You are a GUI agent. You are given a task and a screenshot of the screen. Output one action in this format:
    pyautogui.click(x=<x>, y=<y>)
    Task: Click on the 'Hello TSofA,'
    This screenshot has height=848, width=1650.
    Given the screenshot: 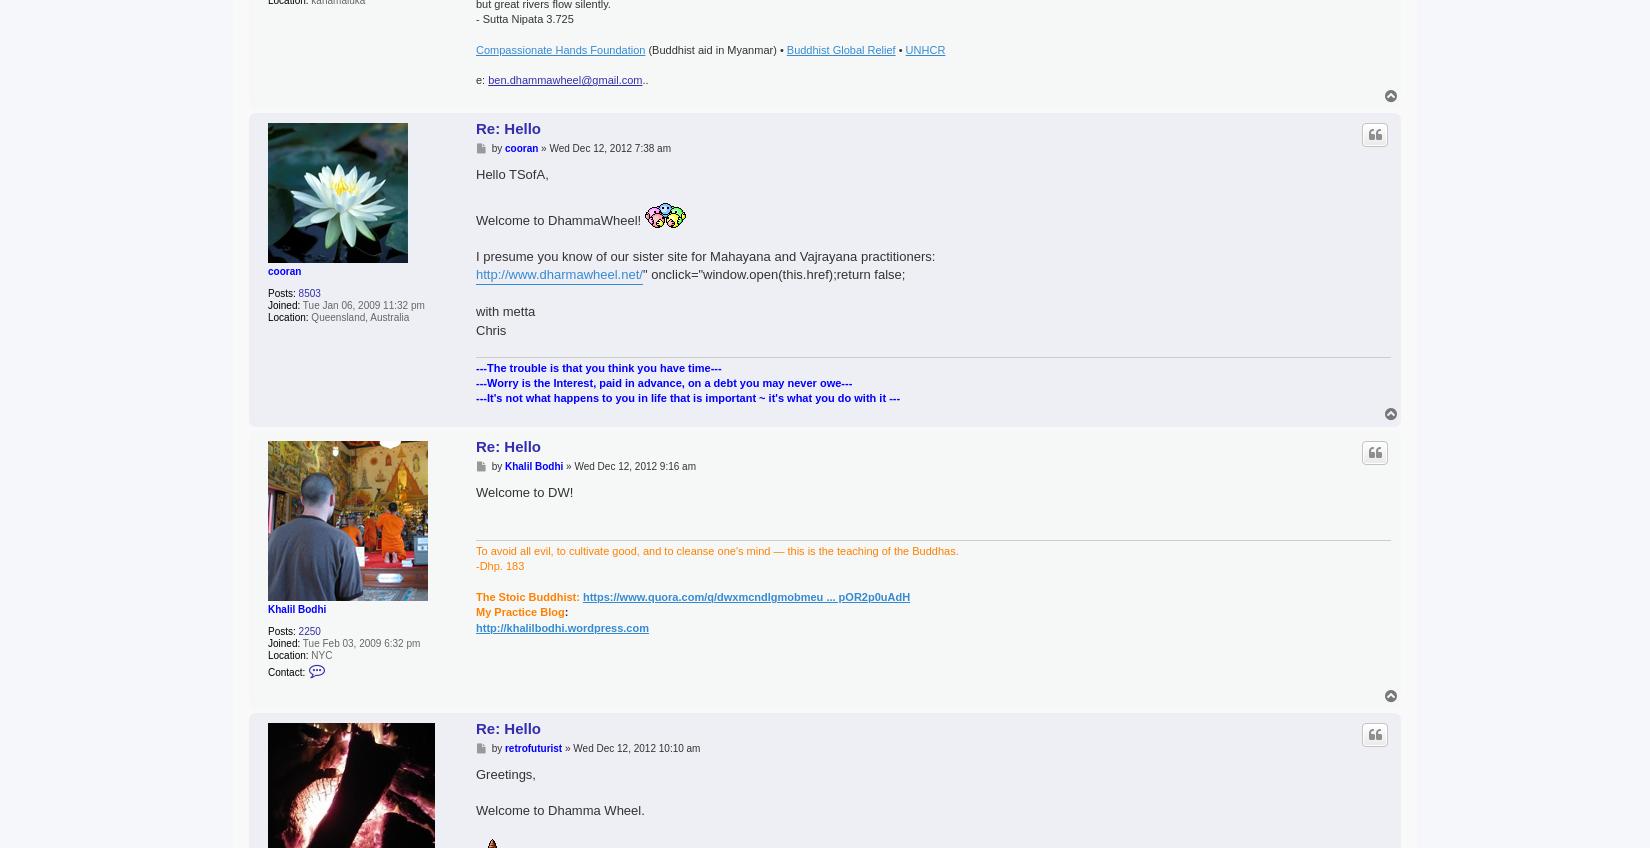 What is the action you would take?
    pyautogui.click(x=475, y=174)
    